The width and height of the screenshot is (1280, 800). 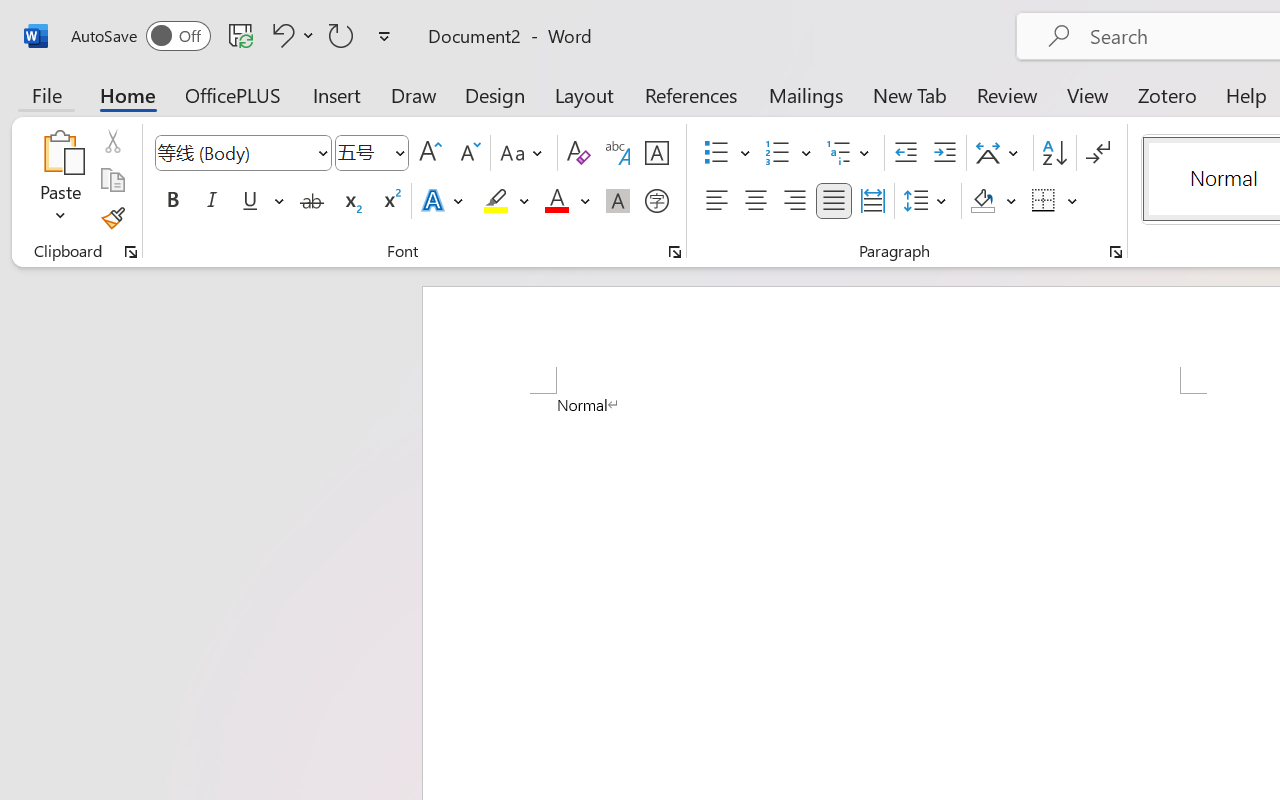 I want to click on 'Underline', so click(x=249, y=201).